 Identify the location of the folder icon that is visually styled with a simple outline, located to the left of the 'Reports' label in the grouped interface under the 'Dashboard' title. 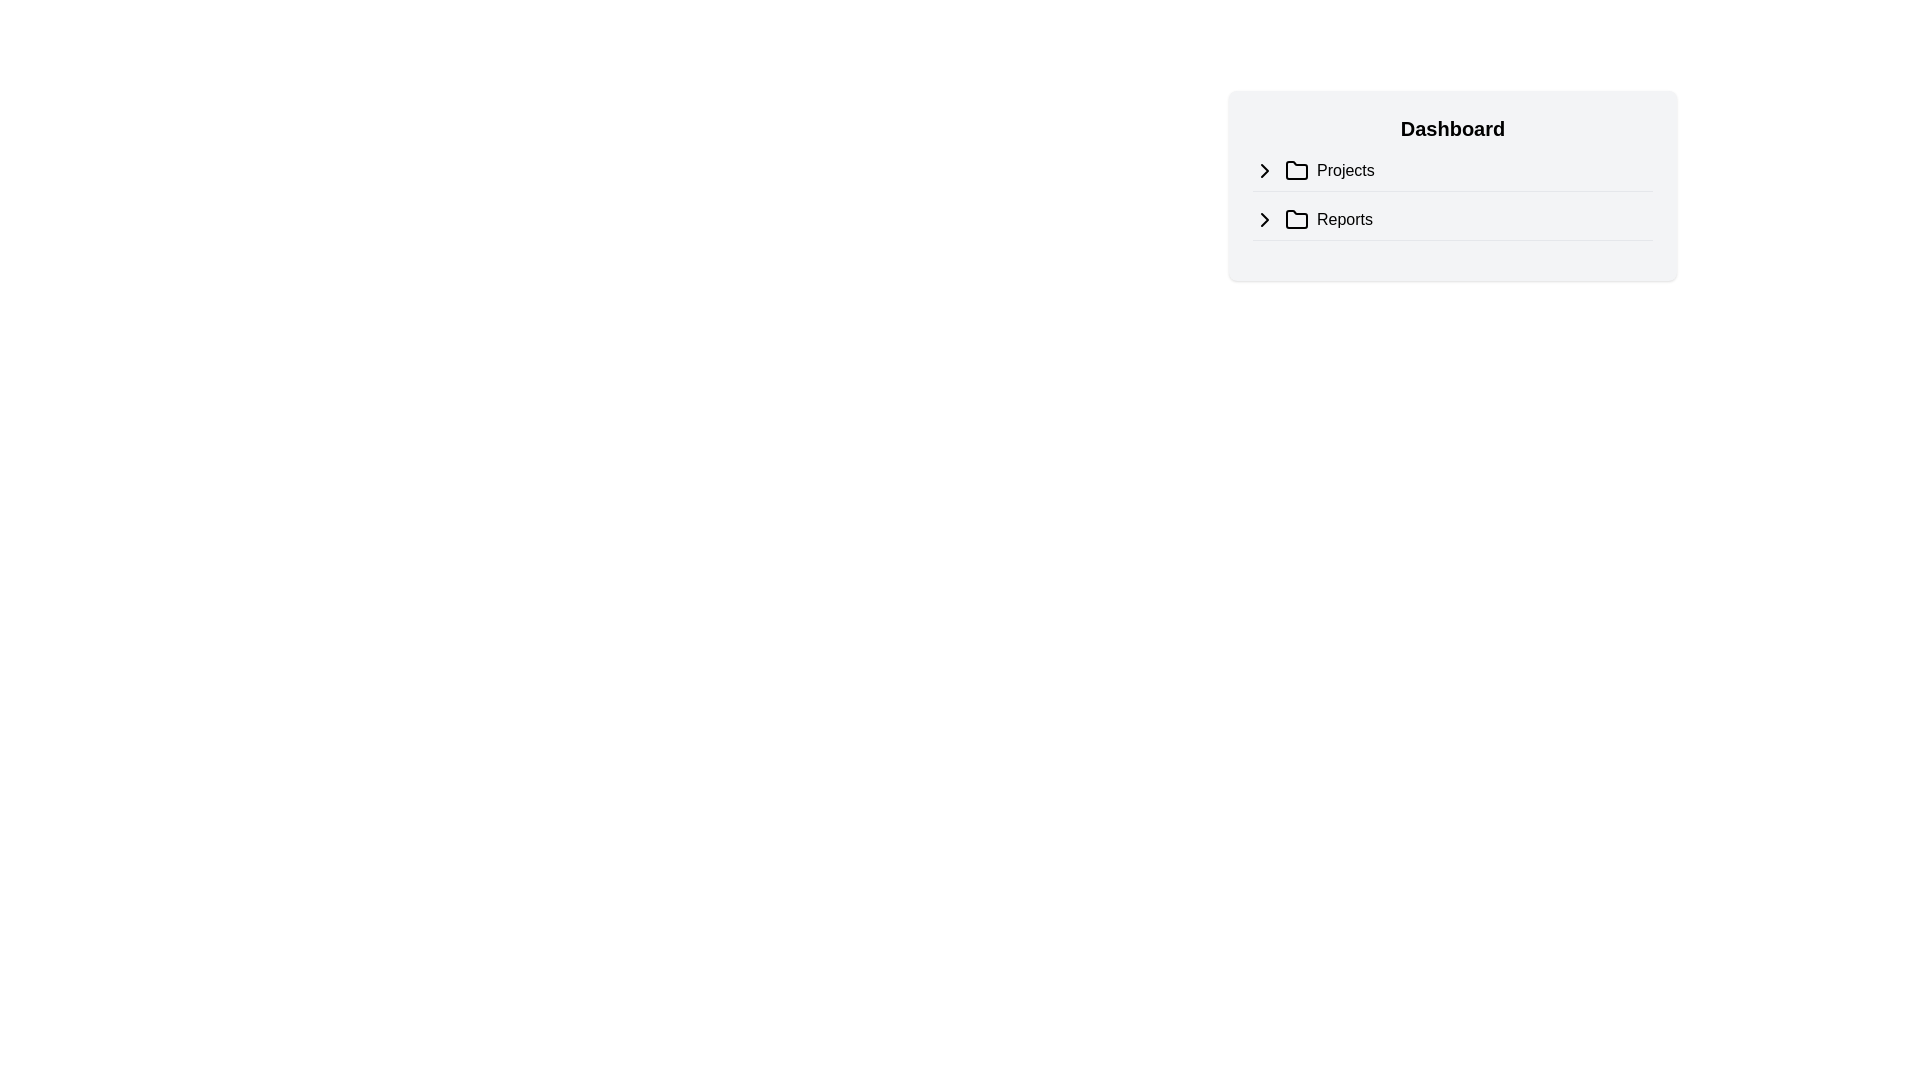
(1296, 219).